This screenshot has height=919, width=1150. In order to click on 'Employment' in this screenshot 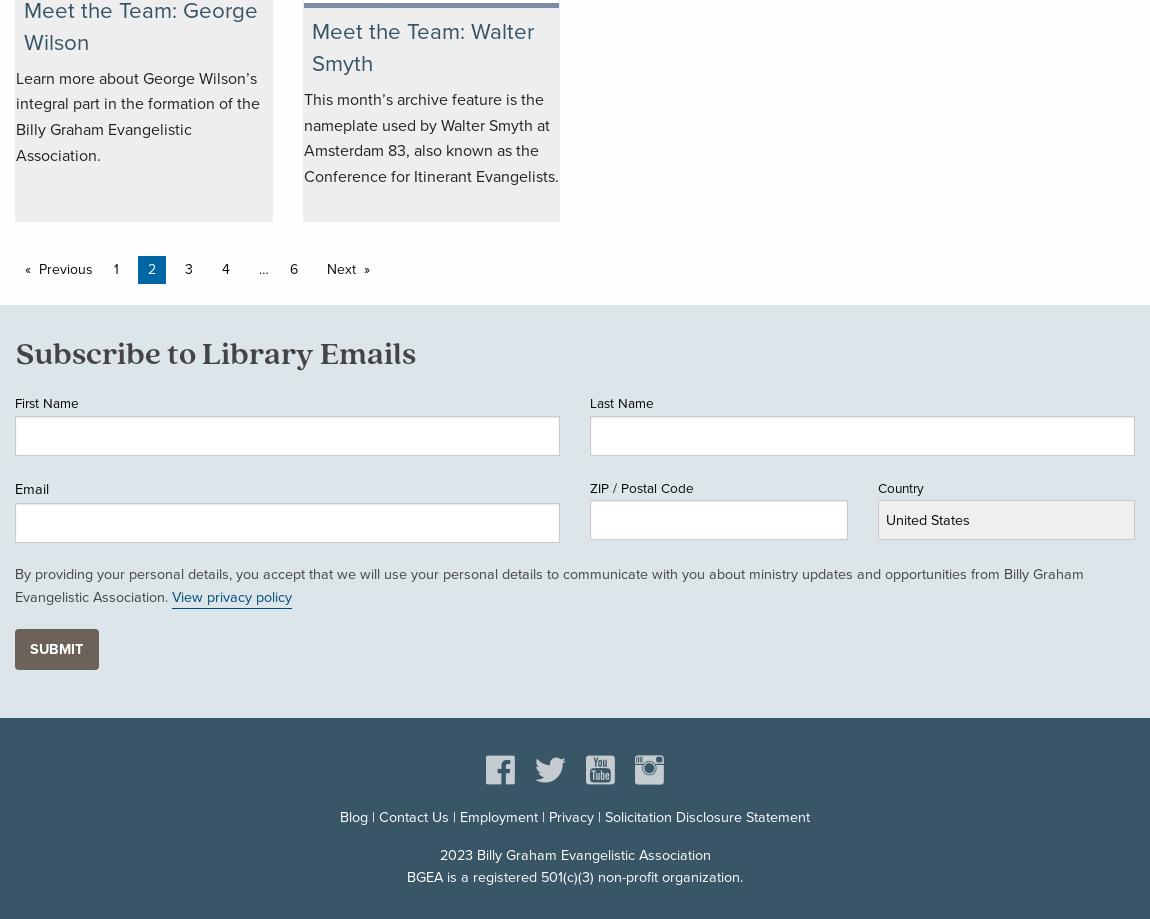, I will do `click(498, 816)`.